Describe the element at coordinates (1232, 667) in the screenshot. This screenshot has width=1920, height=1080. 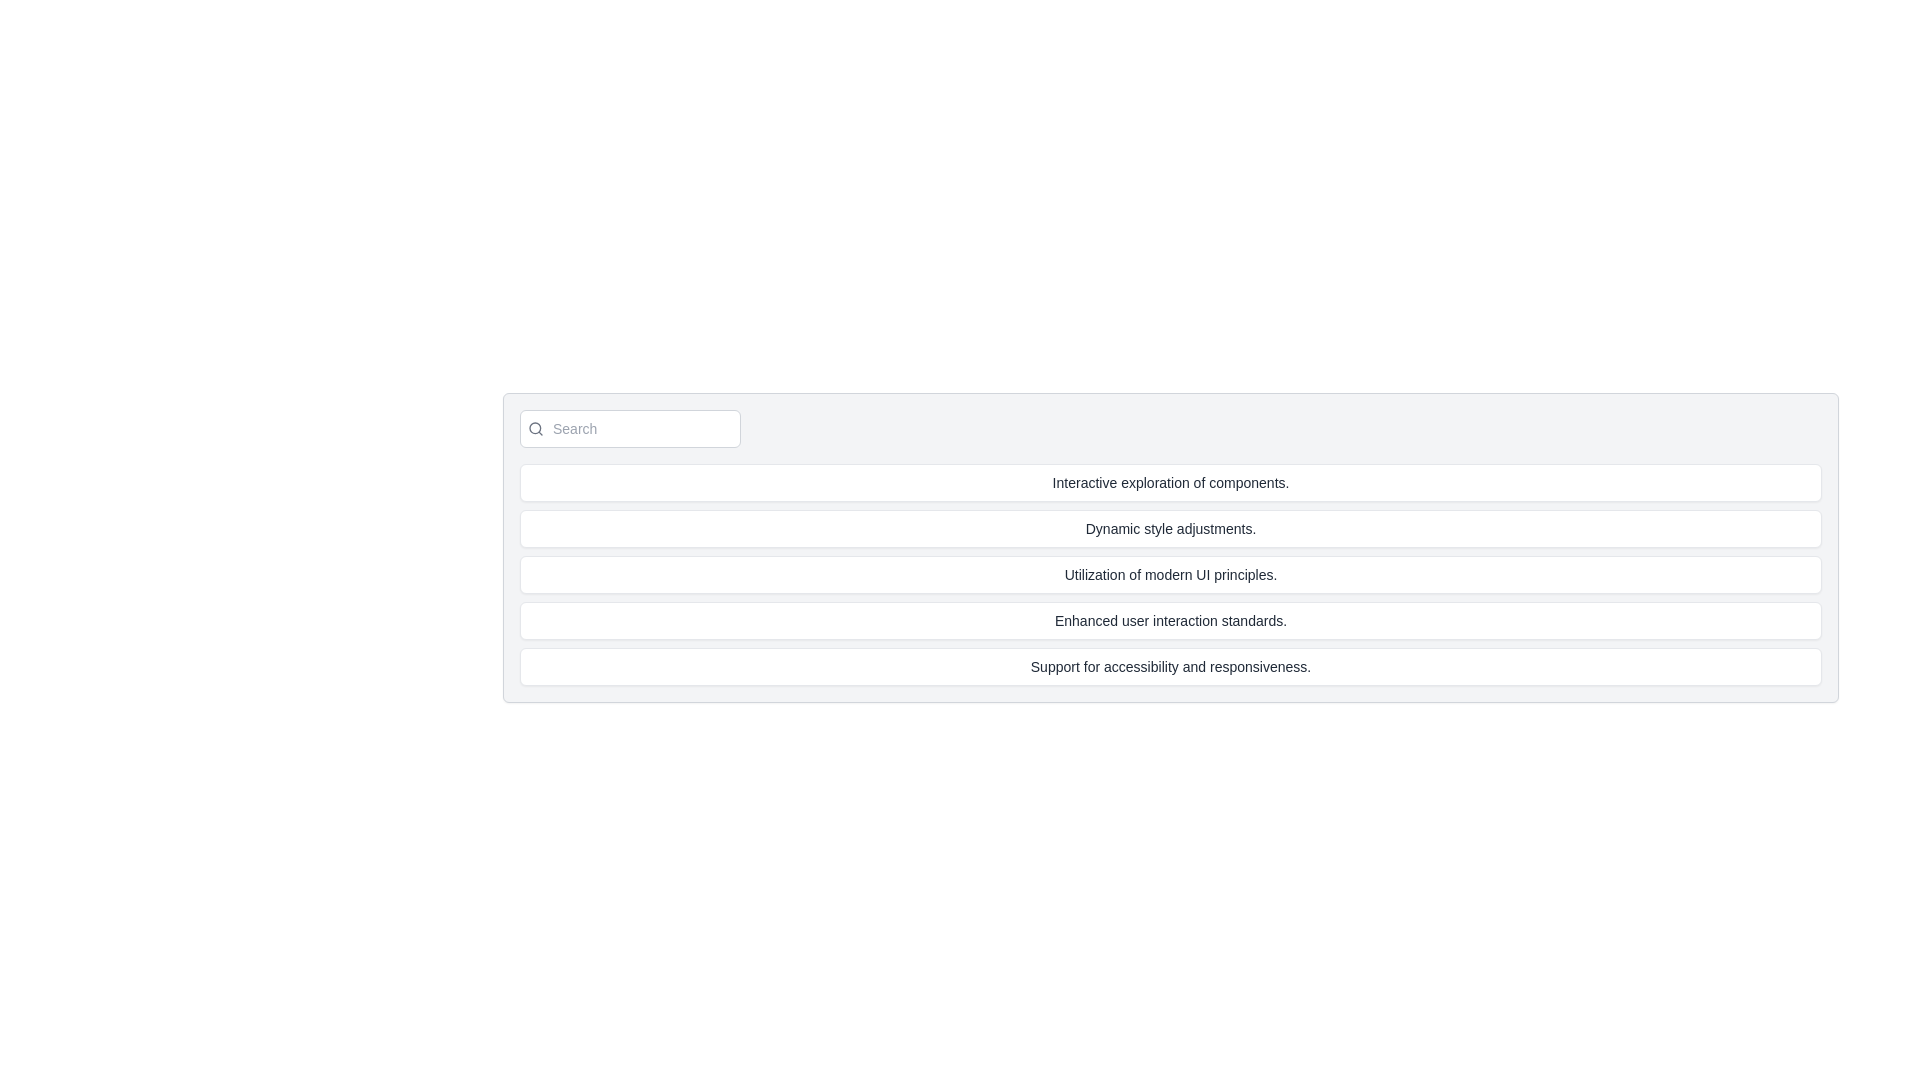
I see `the sixth character 'o' in the second instance of the word containing 'p' in the text 'Support for accessibility and responsiveness.' within the last list item` at that location.